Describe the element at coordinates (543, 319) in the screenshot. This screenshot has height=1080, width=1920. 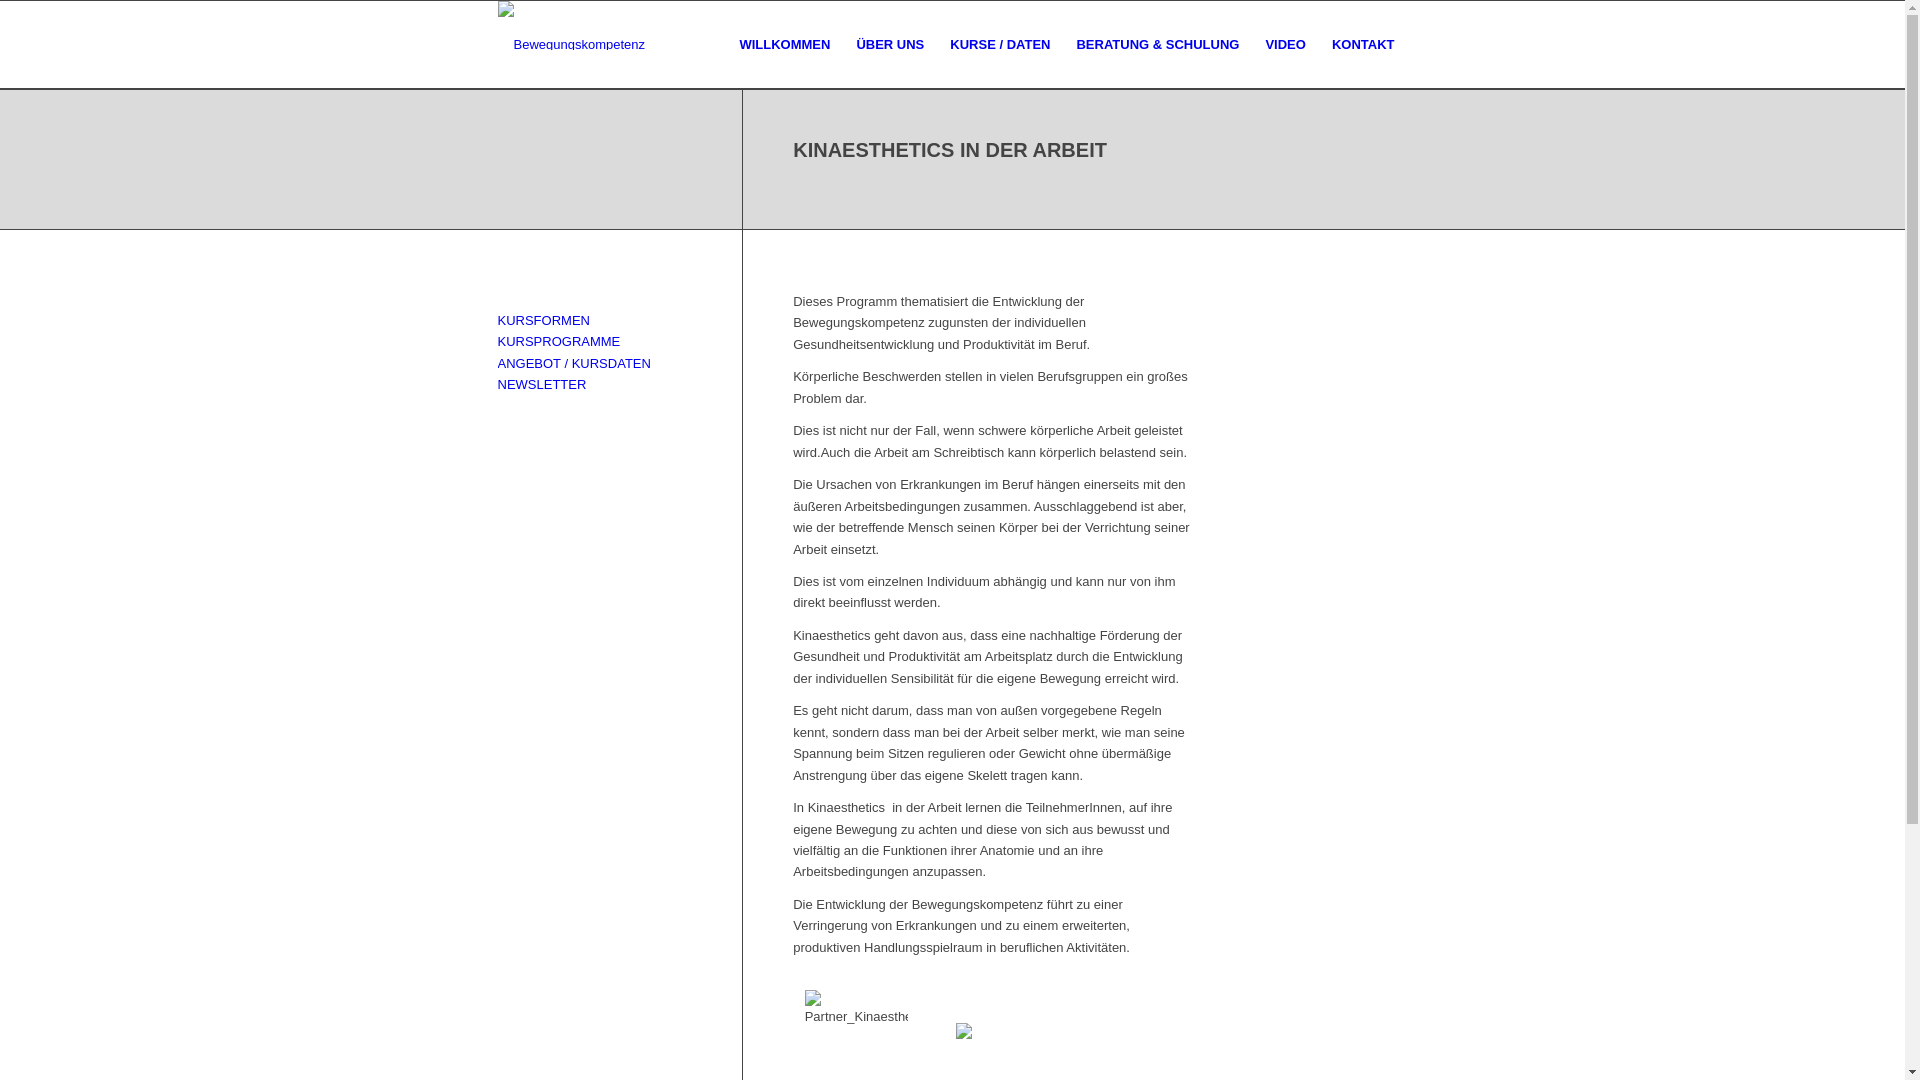
I see `'KURSFORMEN'` at that location.